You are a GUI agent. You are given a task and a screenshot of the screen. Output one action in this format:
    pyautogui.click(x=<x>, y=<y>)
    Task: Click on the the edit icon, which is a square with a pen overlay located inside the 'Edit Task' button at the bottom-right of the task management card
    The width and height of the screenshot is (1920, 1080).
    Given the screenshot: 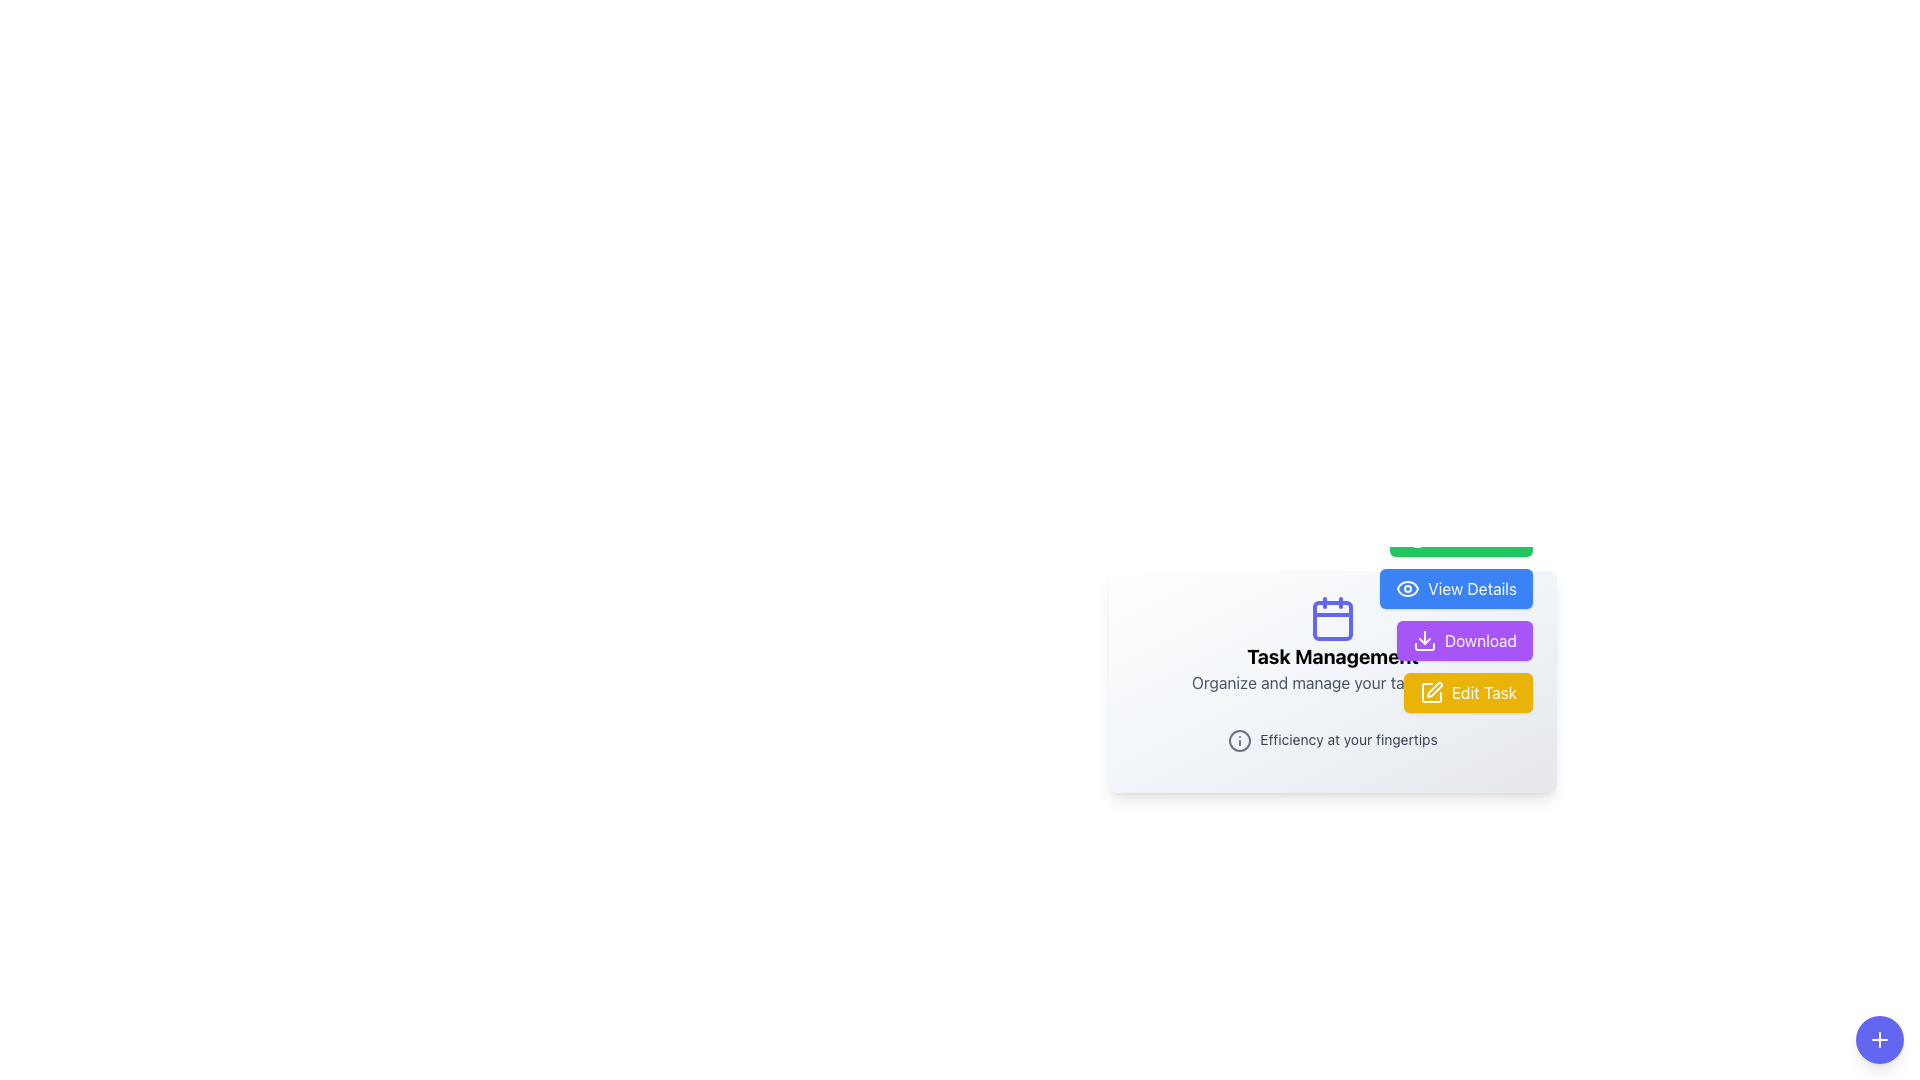 What is the action you would take?
    pyautogui.click(x=1430, y=691)
    